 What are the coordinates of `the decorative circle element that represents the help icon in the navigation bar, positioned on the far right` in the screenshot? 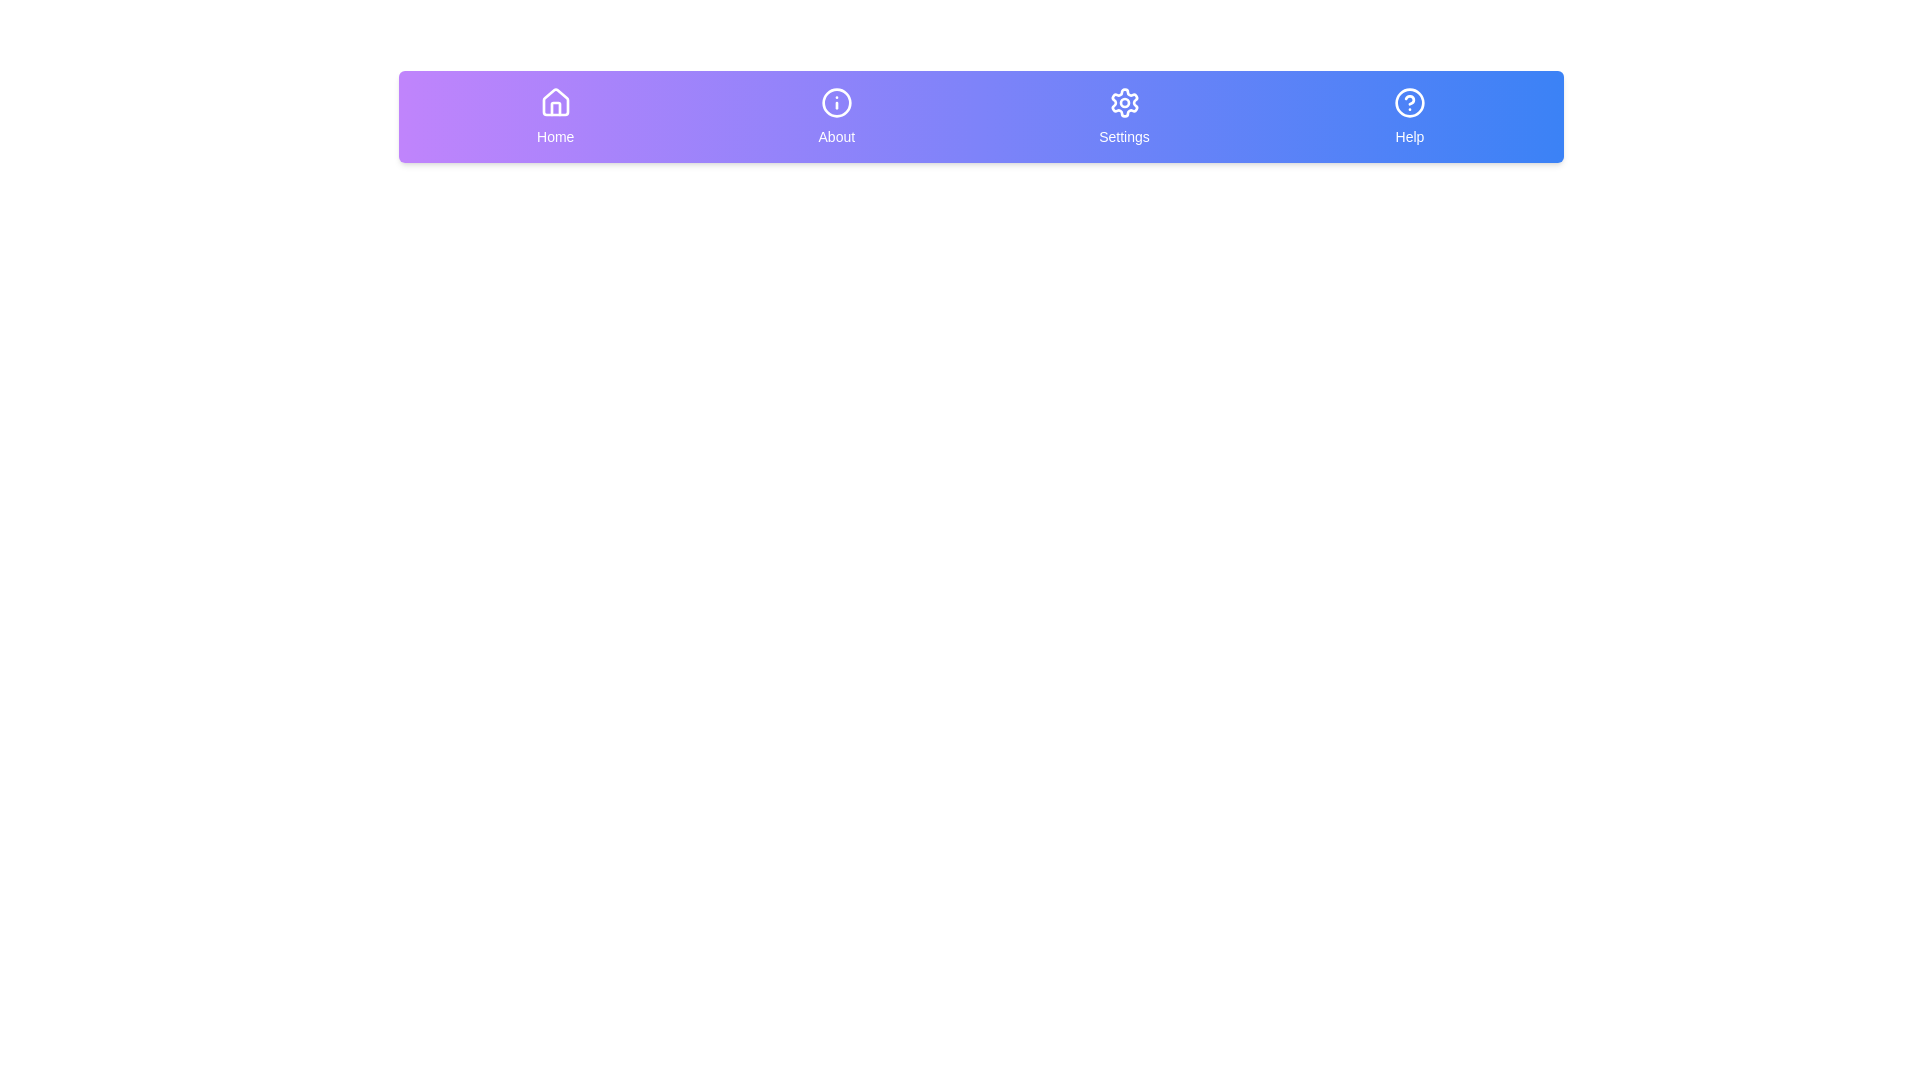 It's located at (1408, 103).